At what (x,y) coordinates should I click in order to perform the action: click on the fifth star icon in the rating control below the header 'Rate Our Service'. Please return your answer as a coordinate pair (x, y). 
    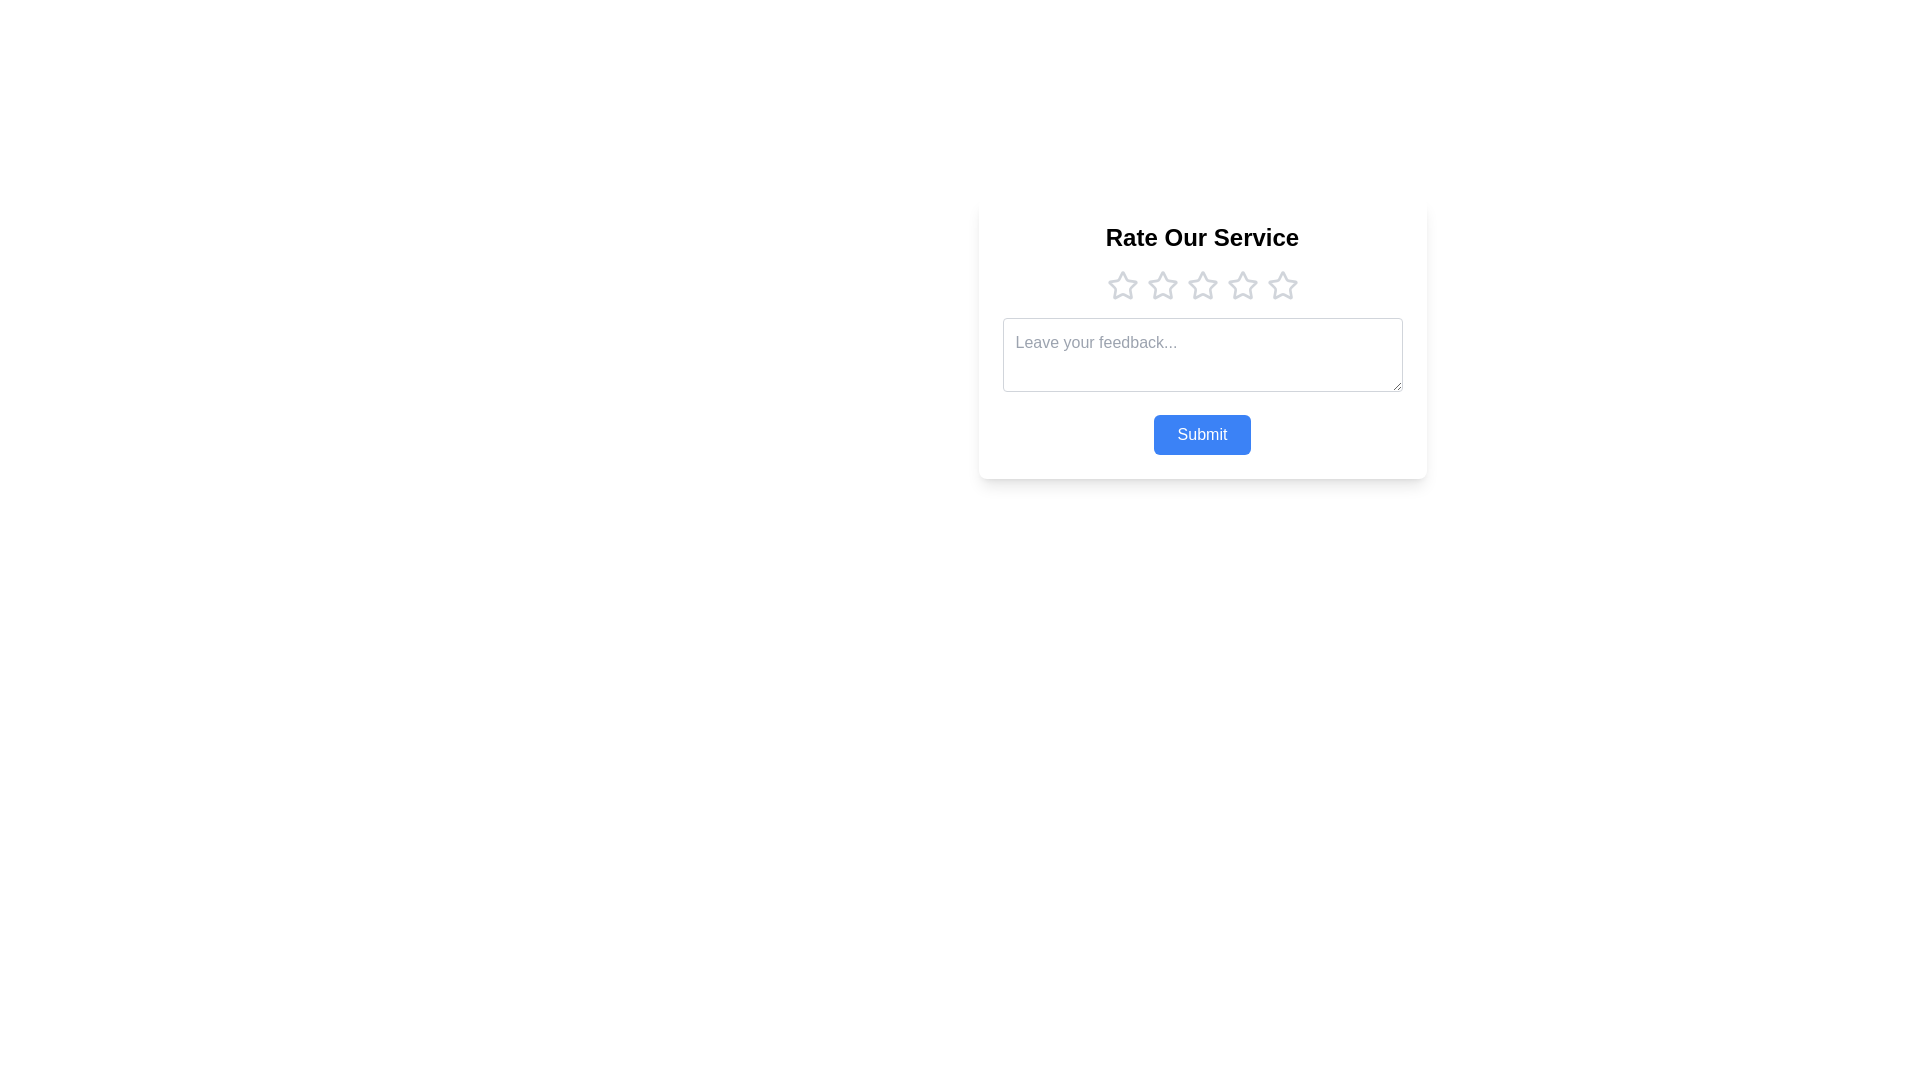
    Looking at the image, I should click on (1282, 285).